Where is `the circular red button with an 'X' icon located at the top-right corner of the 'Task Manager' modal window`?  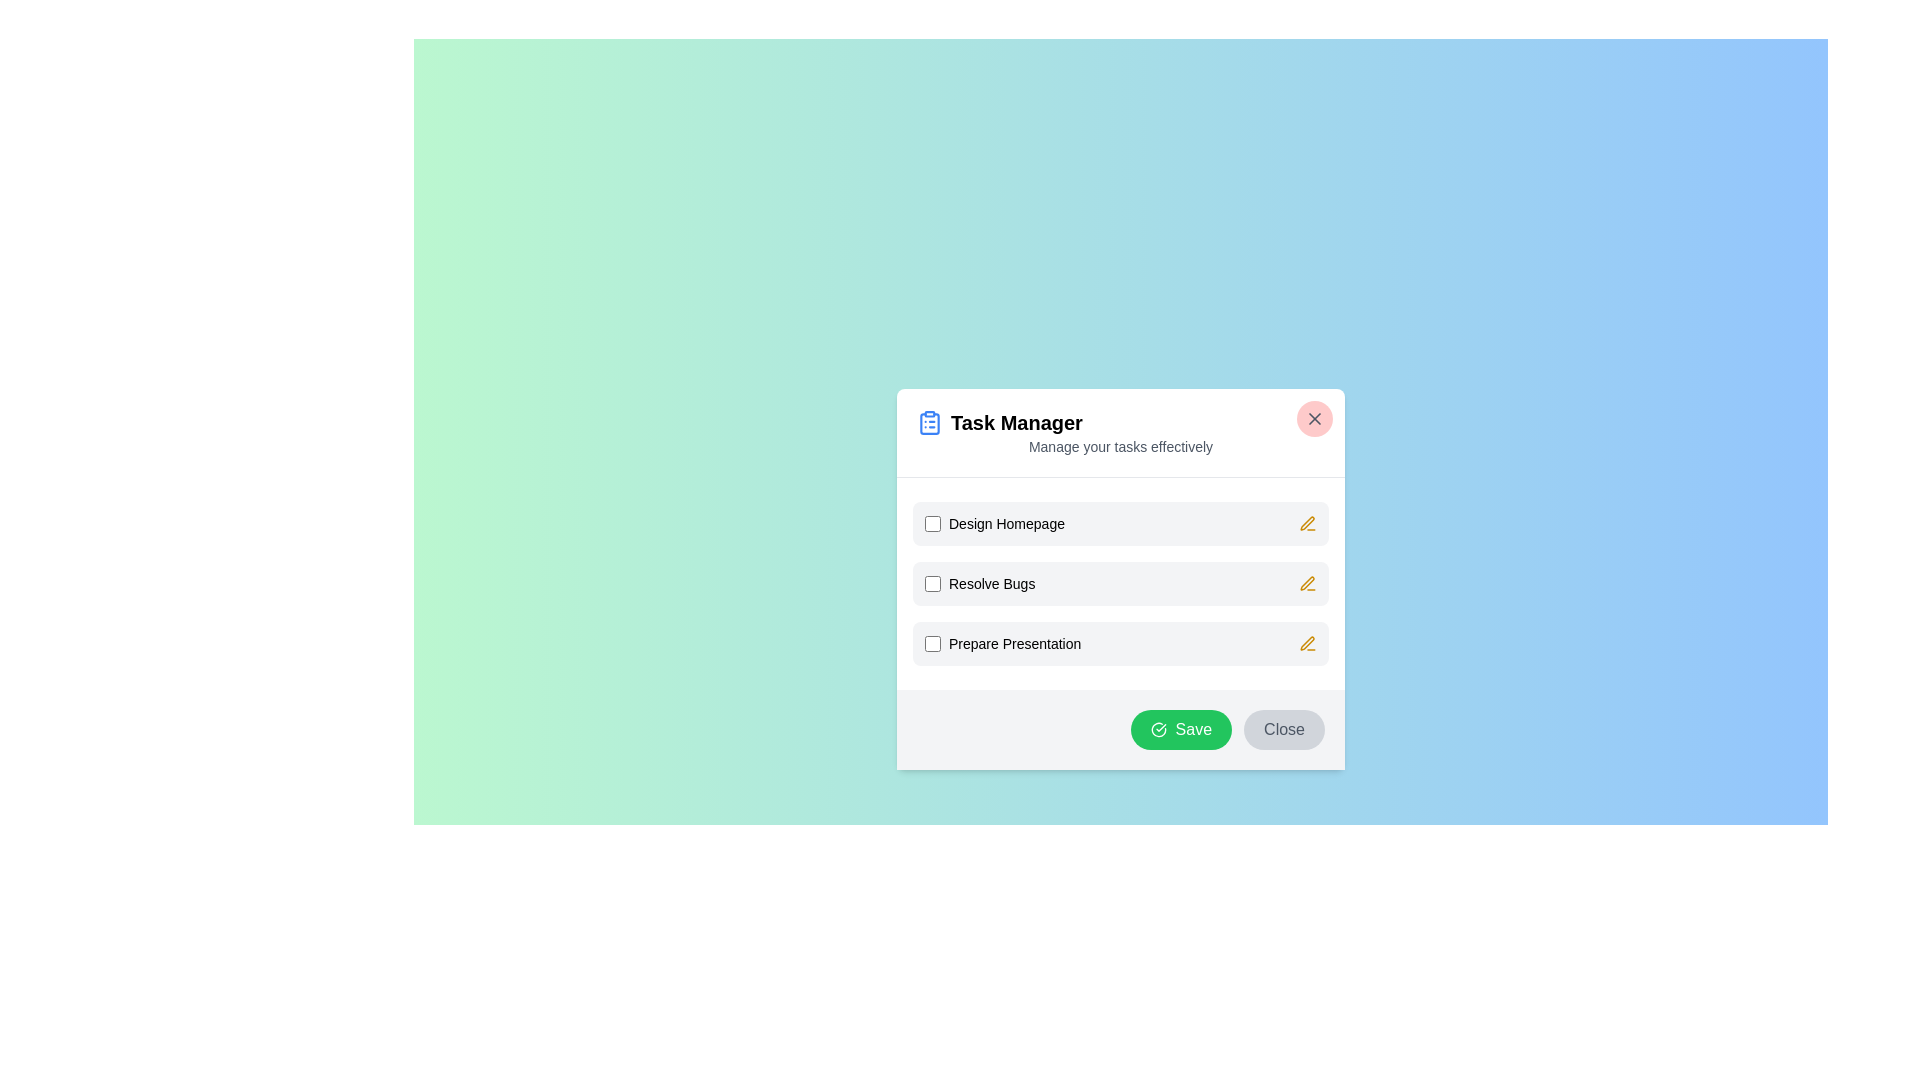 the circular red button with an 'X' icon located at the top-right corner of the 'Task Manager' modal window is located at coordinates (1315, 416).